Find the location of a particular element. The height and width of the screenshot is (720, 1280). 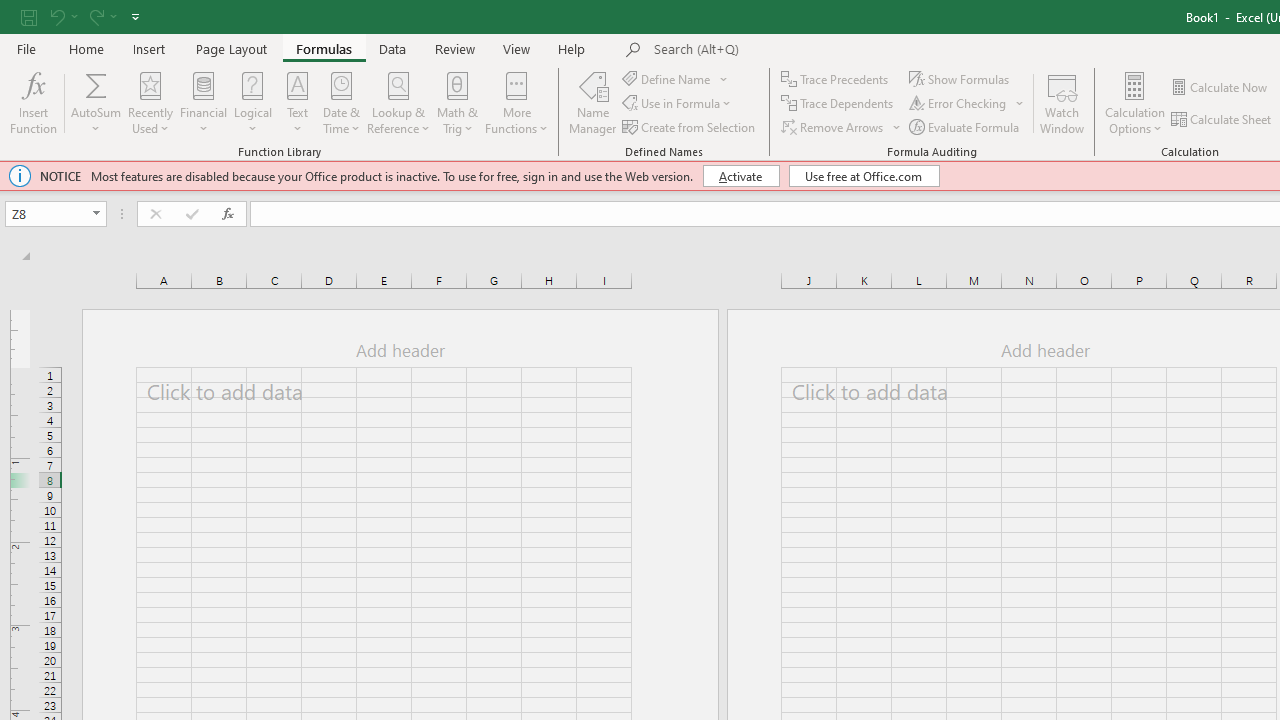

'Trace Precedents' is located at coordinates (836, 78).